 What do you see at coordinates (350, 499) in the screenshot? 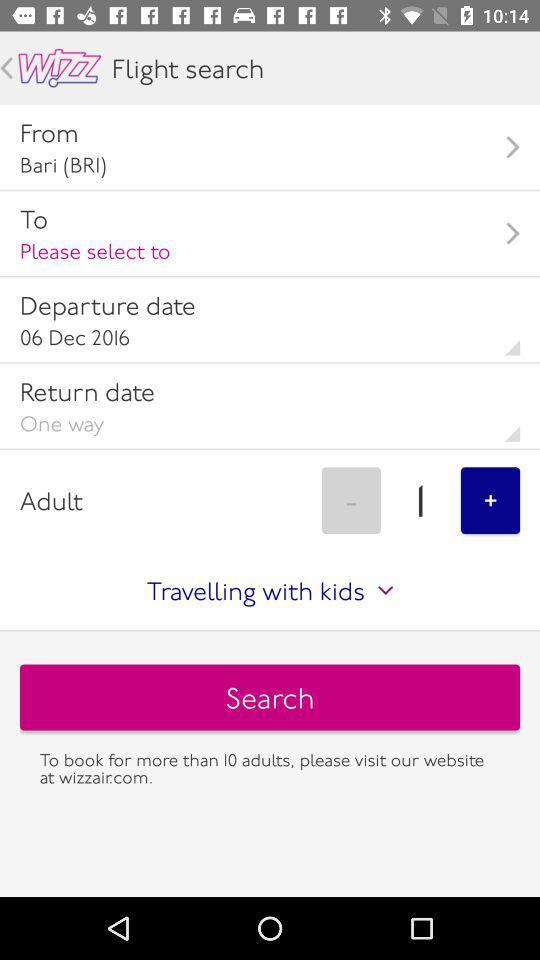
I see `- item` at bounding box center [350, 499].